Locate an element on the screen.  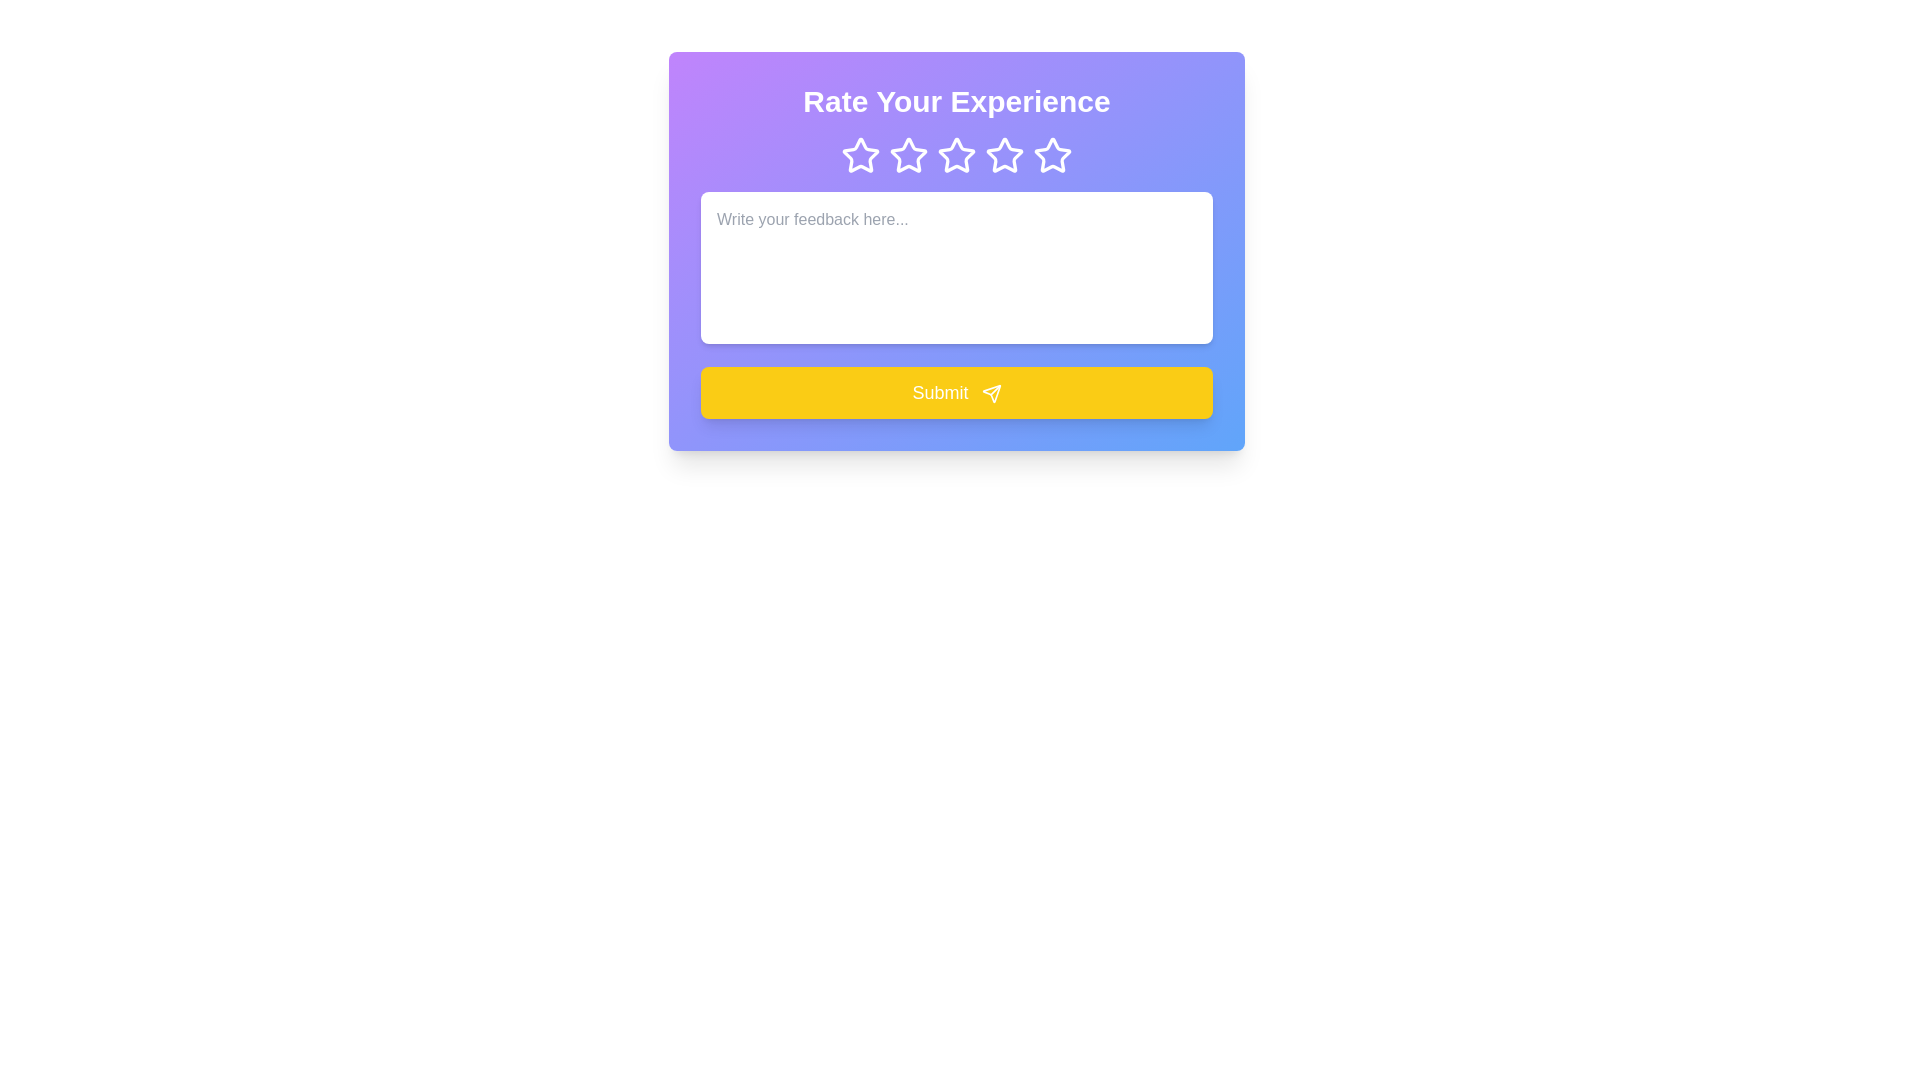
paper plane SVG icon within the 'Submit' button for accessibility purposes is located at coordinates (991, 394).